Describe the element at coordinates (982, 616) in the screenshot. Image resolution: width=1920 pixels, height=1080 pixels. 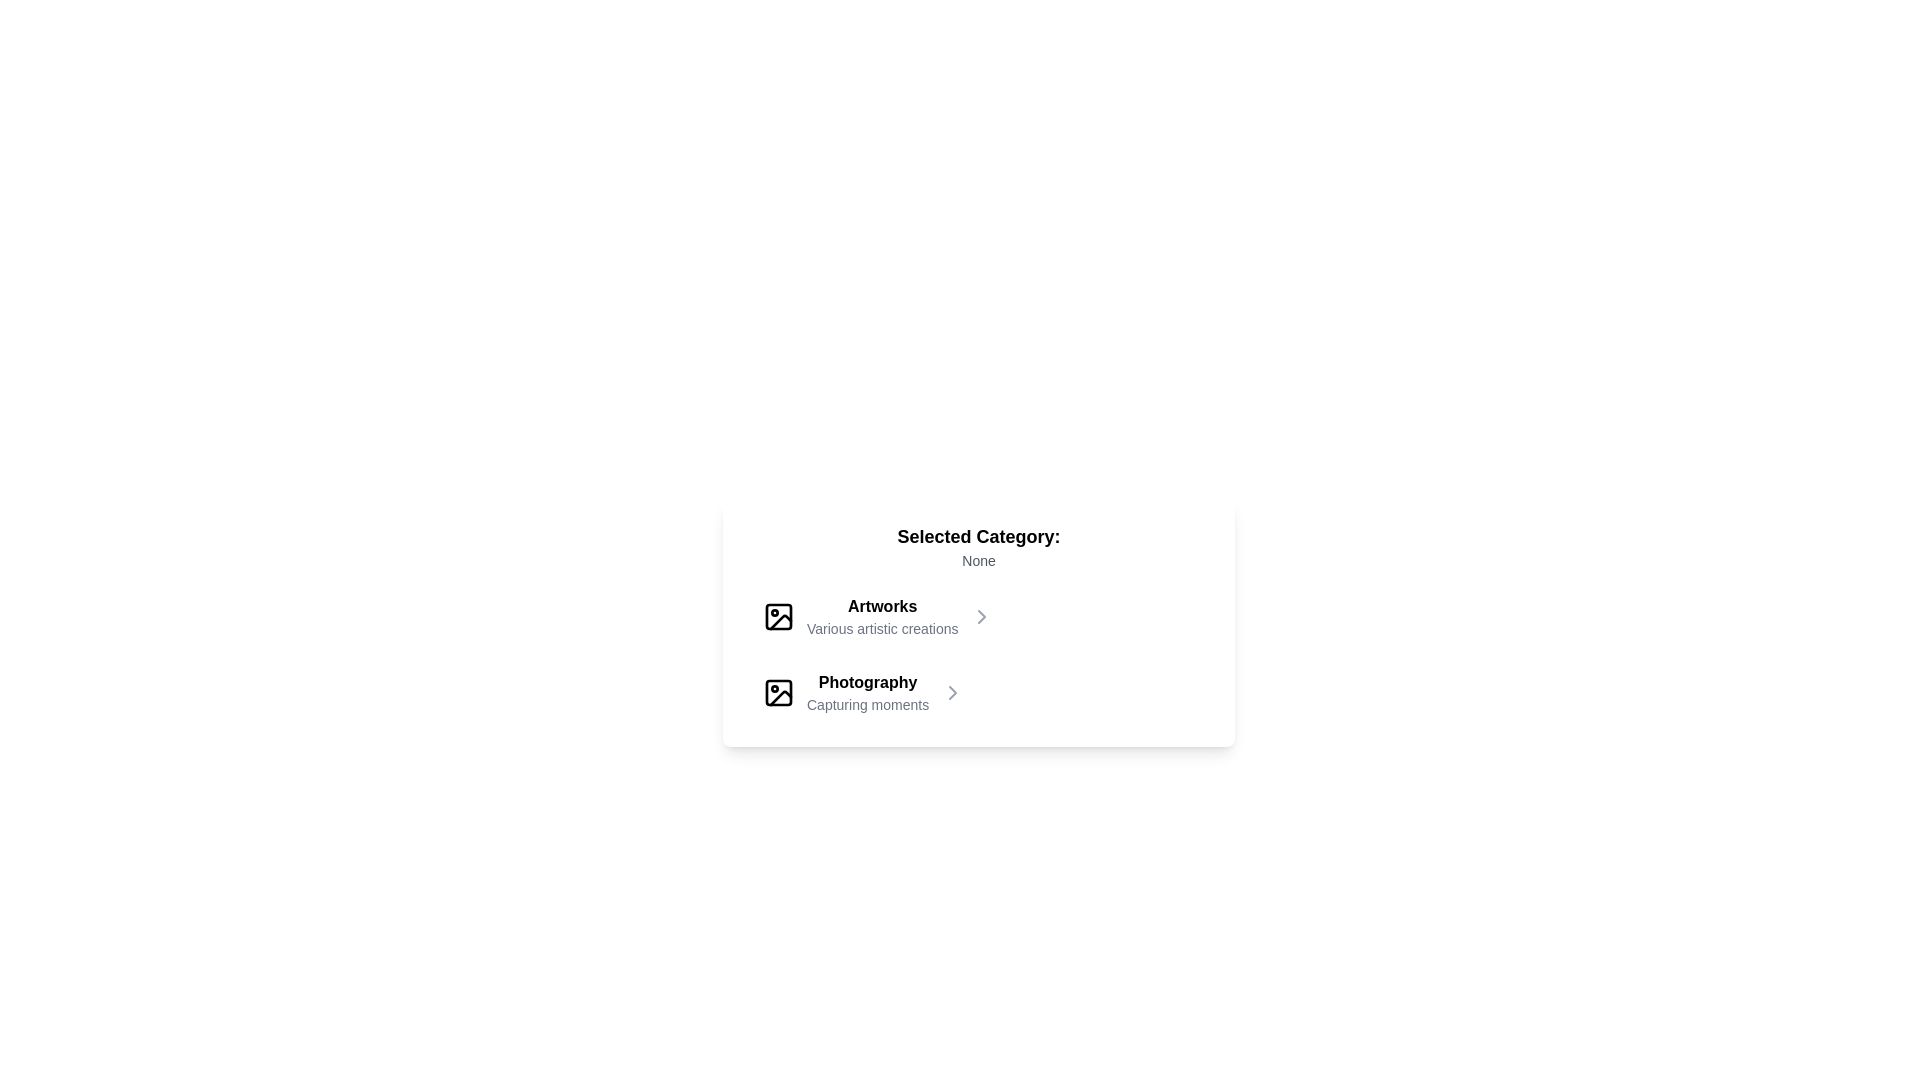
I see `the chevron icon located at the far right of the 'Artworks' category row` at that location.